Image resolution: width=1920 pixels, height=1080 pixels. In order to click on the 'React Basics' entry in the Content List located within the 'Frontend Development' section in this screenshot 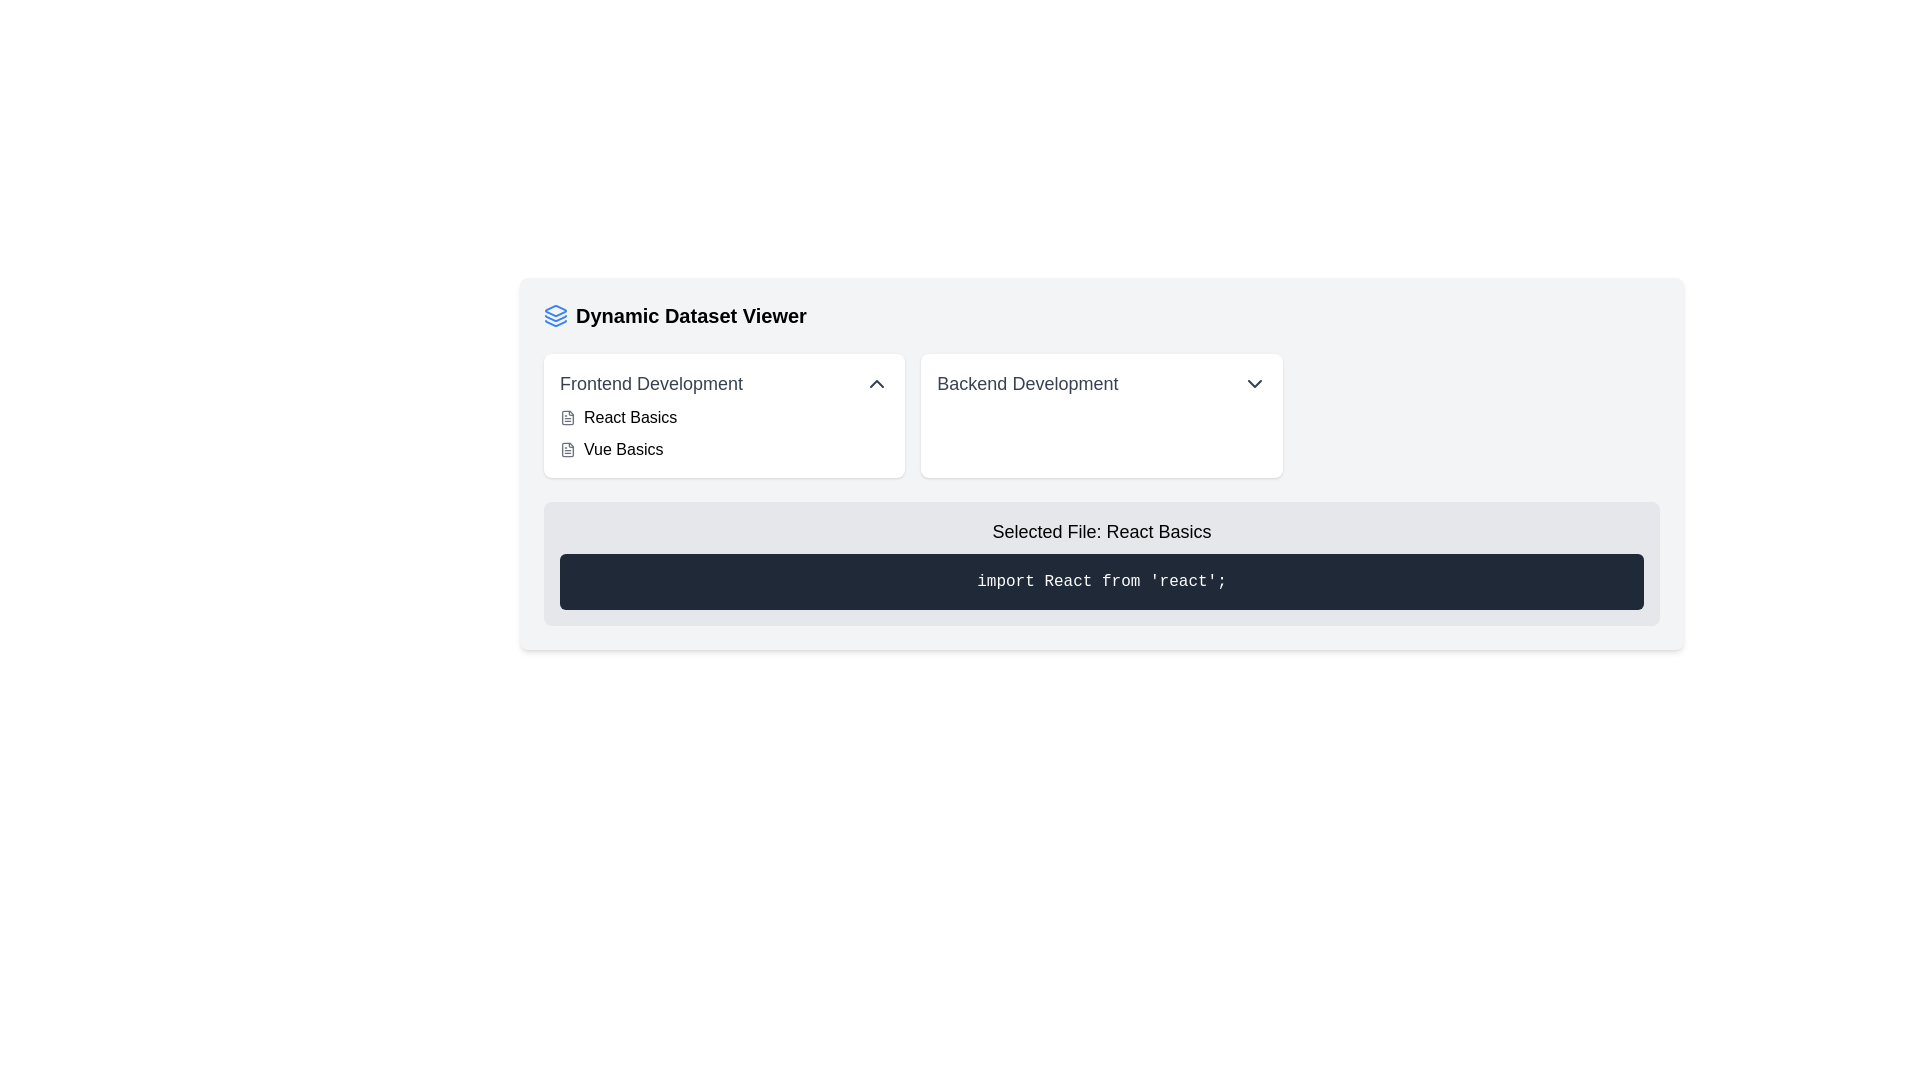, I will do `click(723, 433)`.